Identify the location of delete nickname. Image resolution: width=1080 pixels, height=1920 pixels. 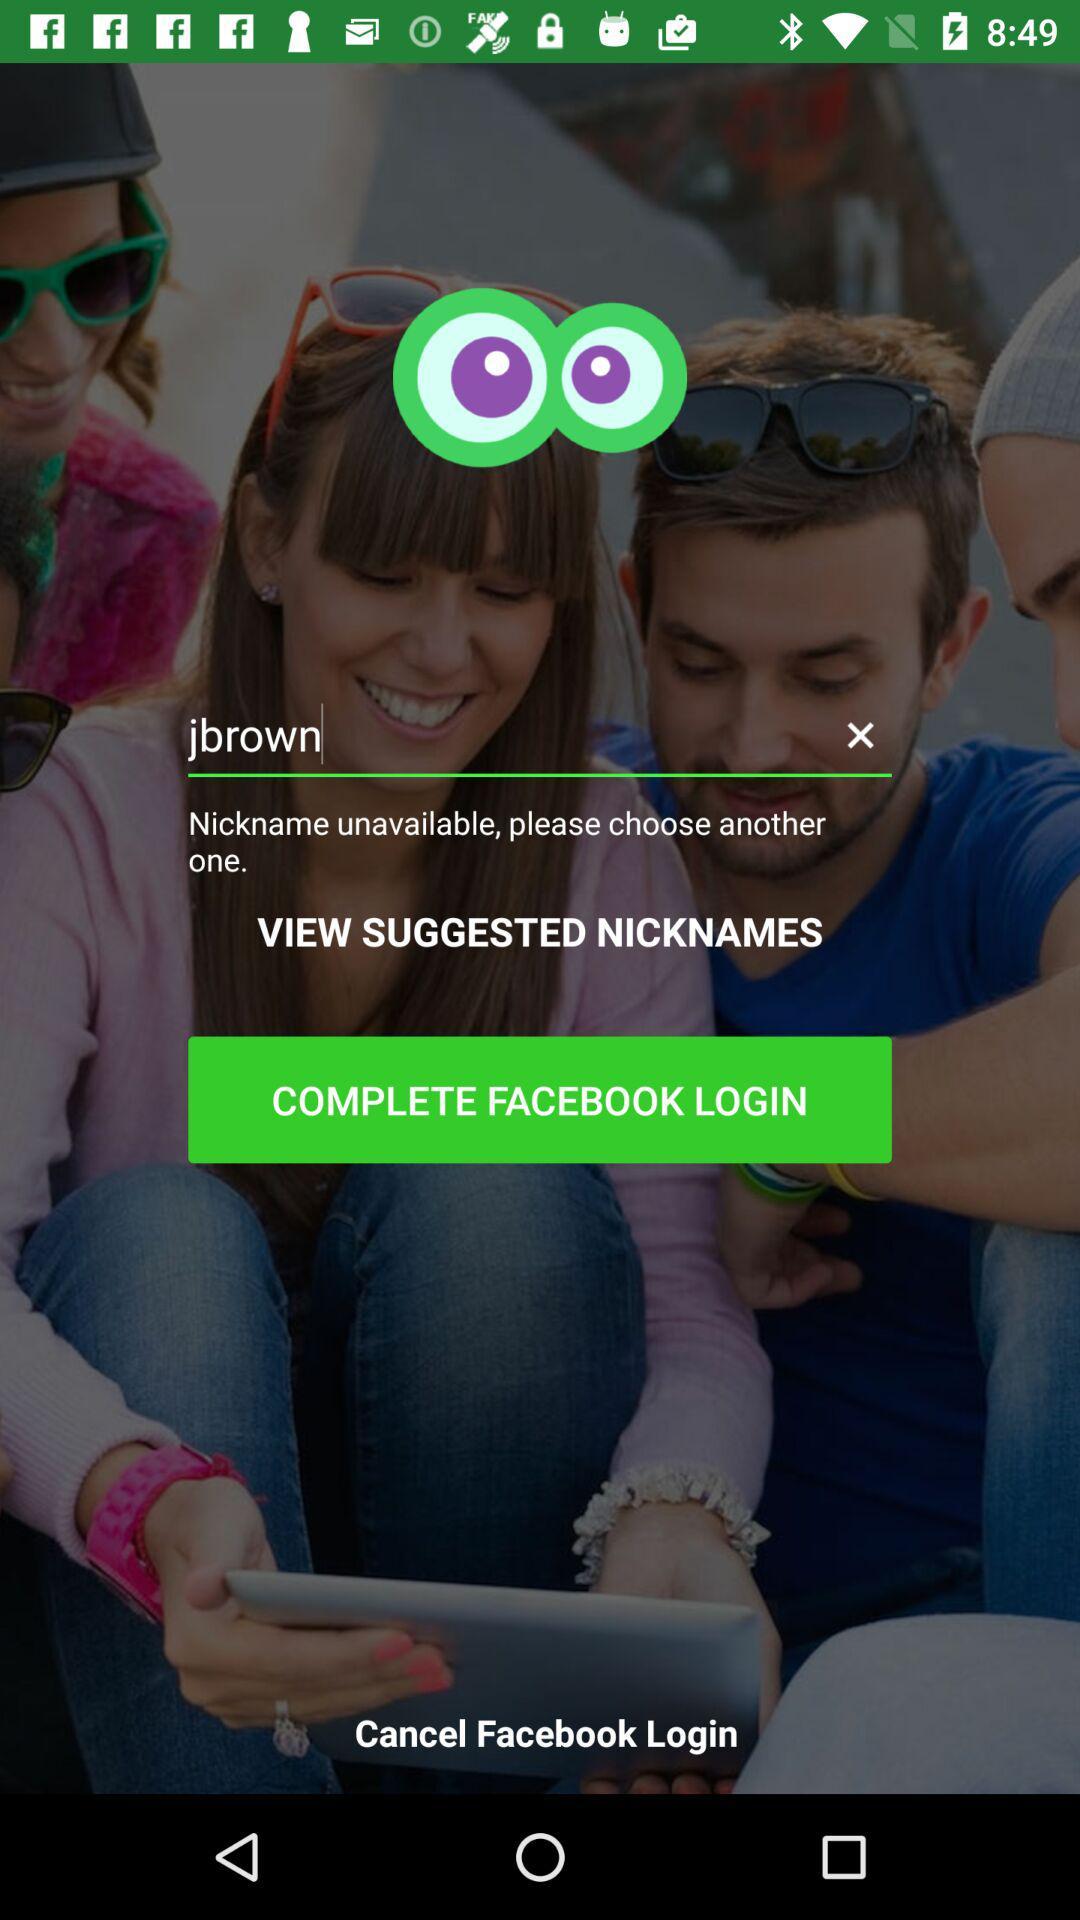
(859, 733).